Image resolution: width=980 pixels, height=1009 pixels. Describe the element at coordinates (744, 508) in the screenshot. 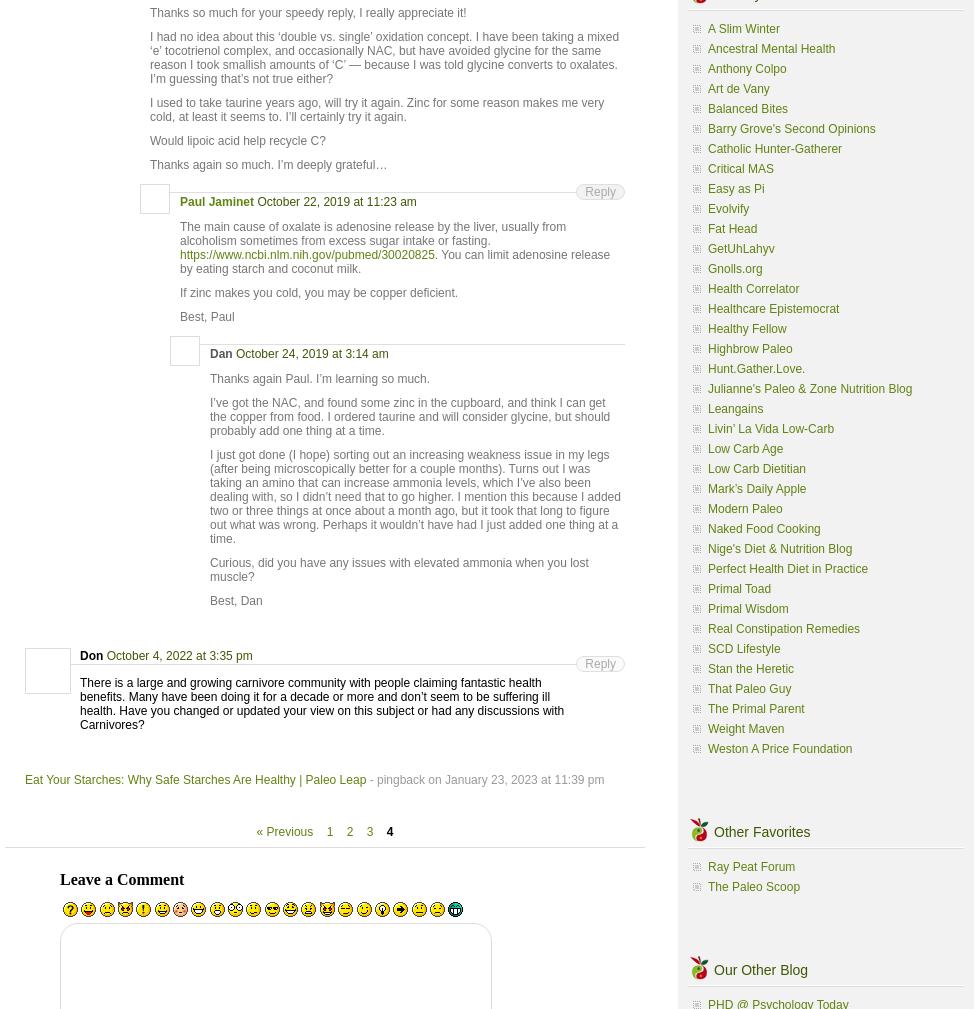

I see `'Modern Paleo'` at that location.